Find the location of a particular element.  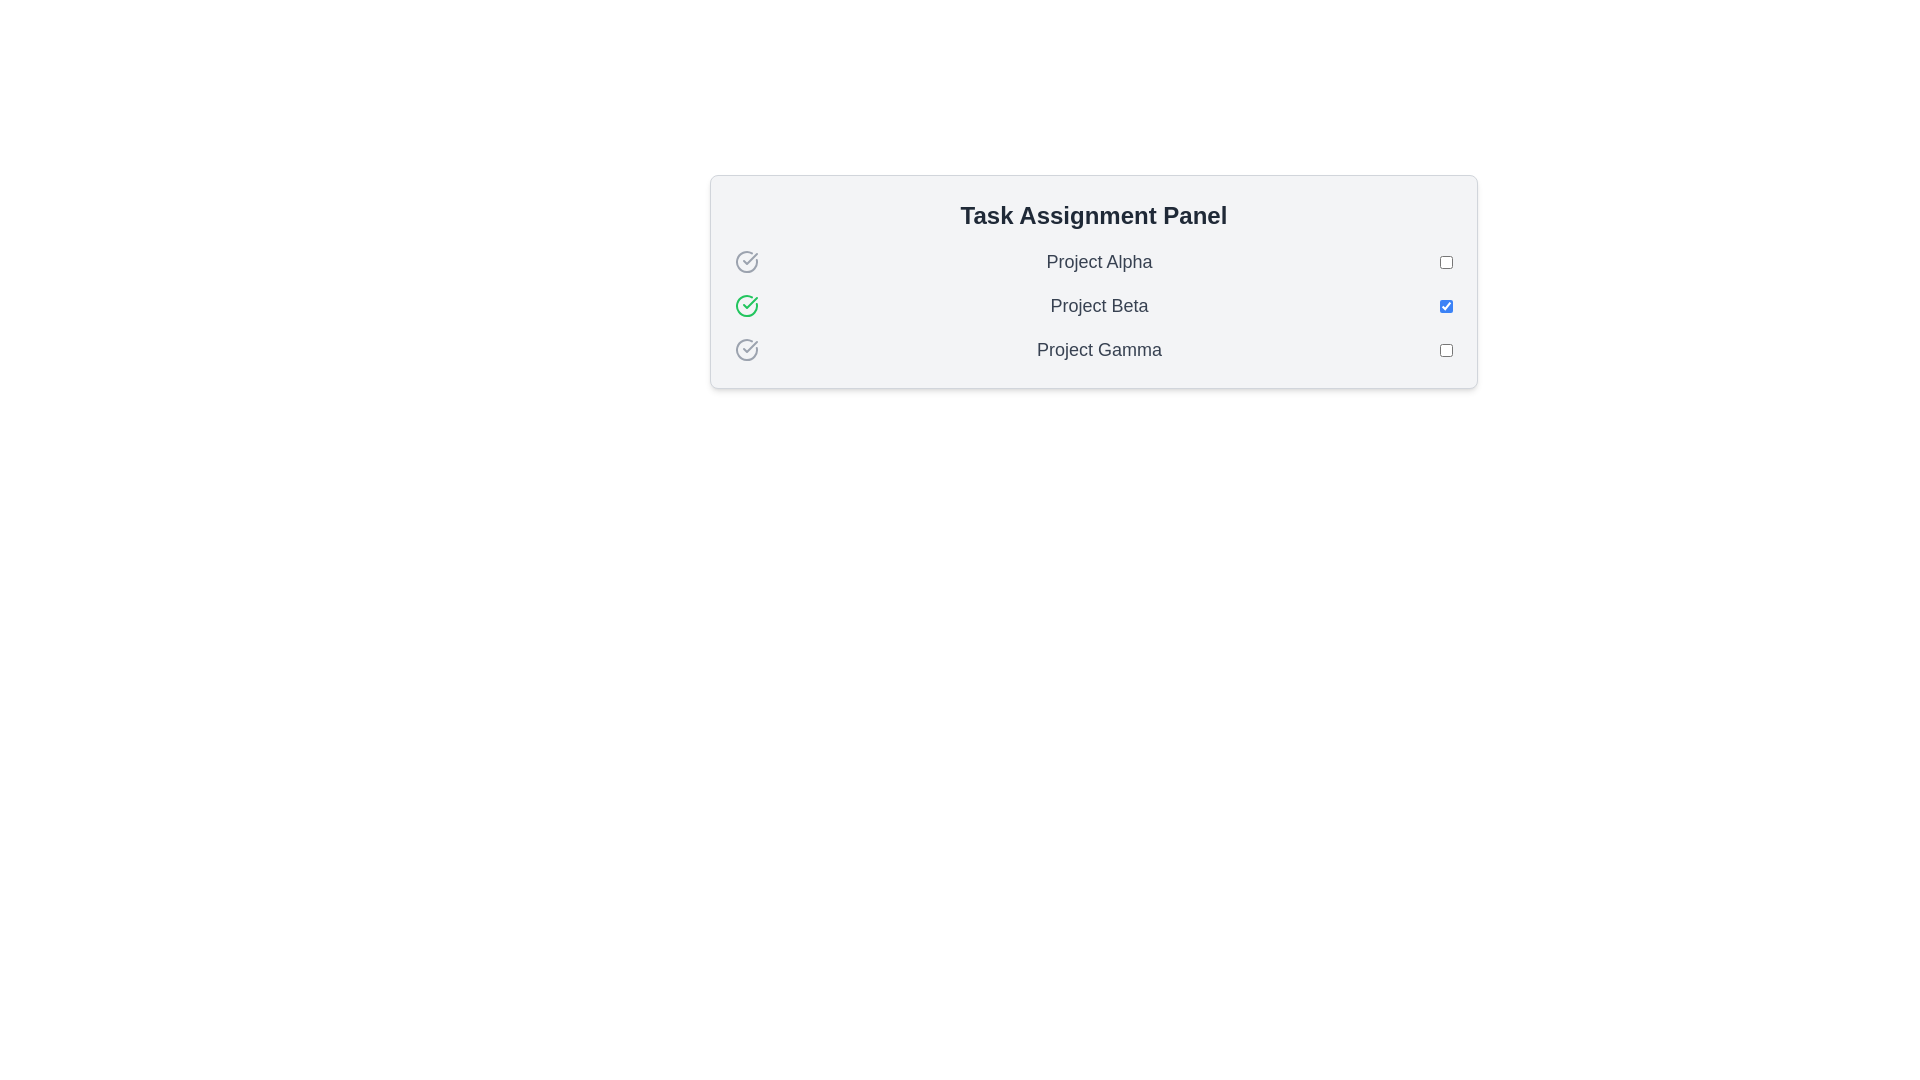

the SVG component that is part of an icon shaped like a partially drawn circle, positioned to the left of the text 'Project Beta' within the task list interface is located at coordinates (746, 349).